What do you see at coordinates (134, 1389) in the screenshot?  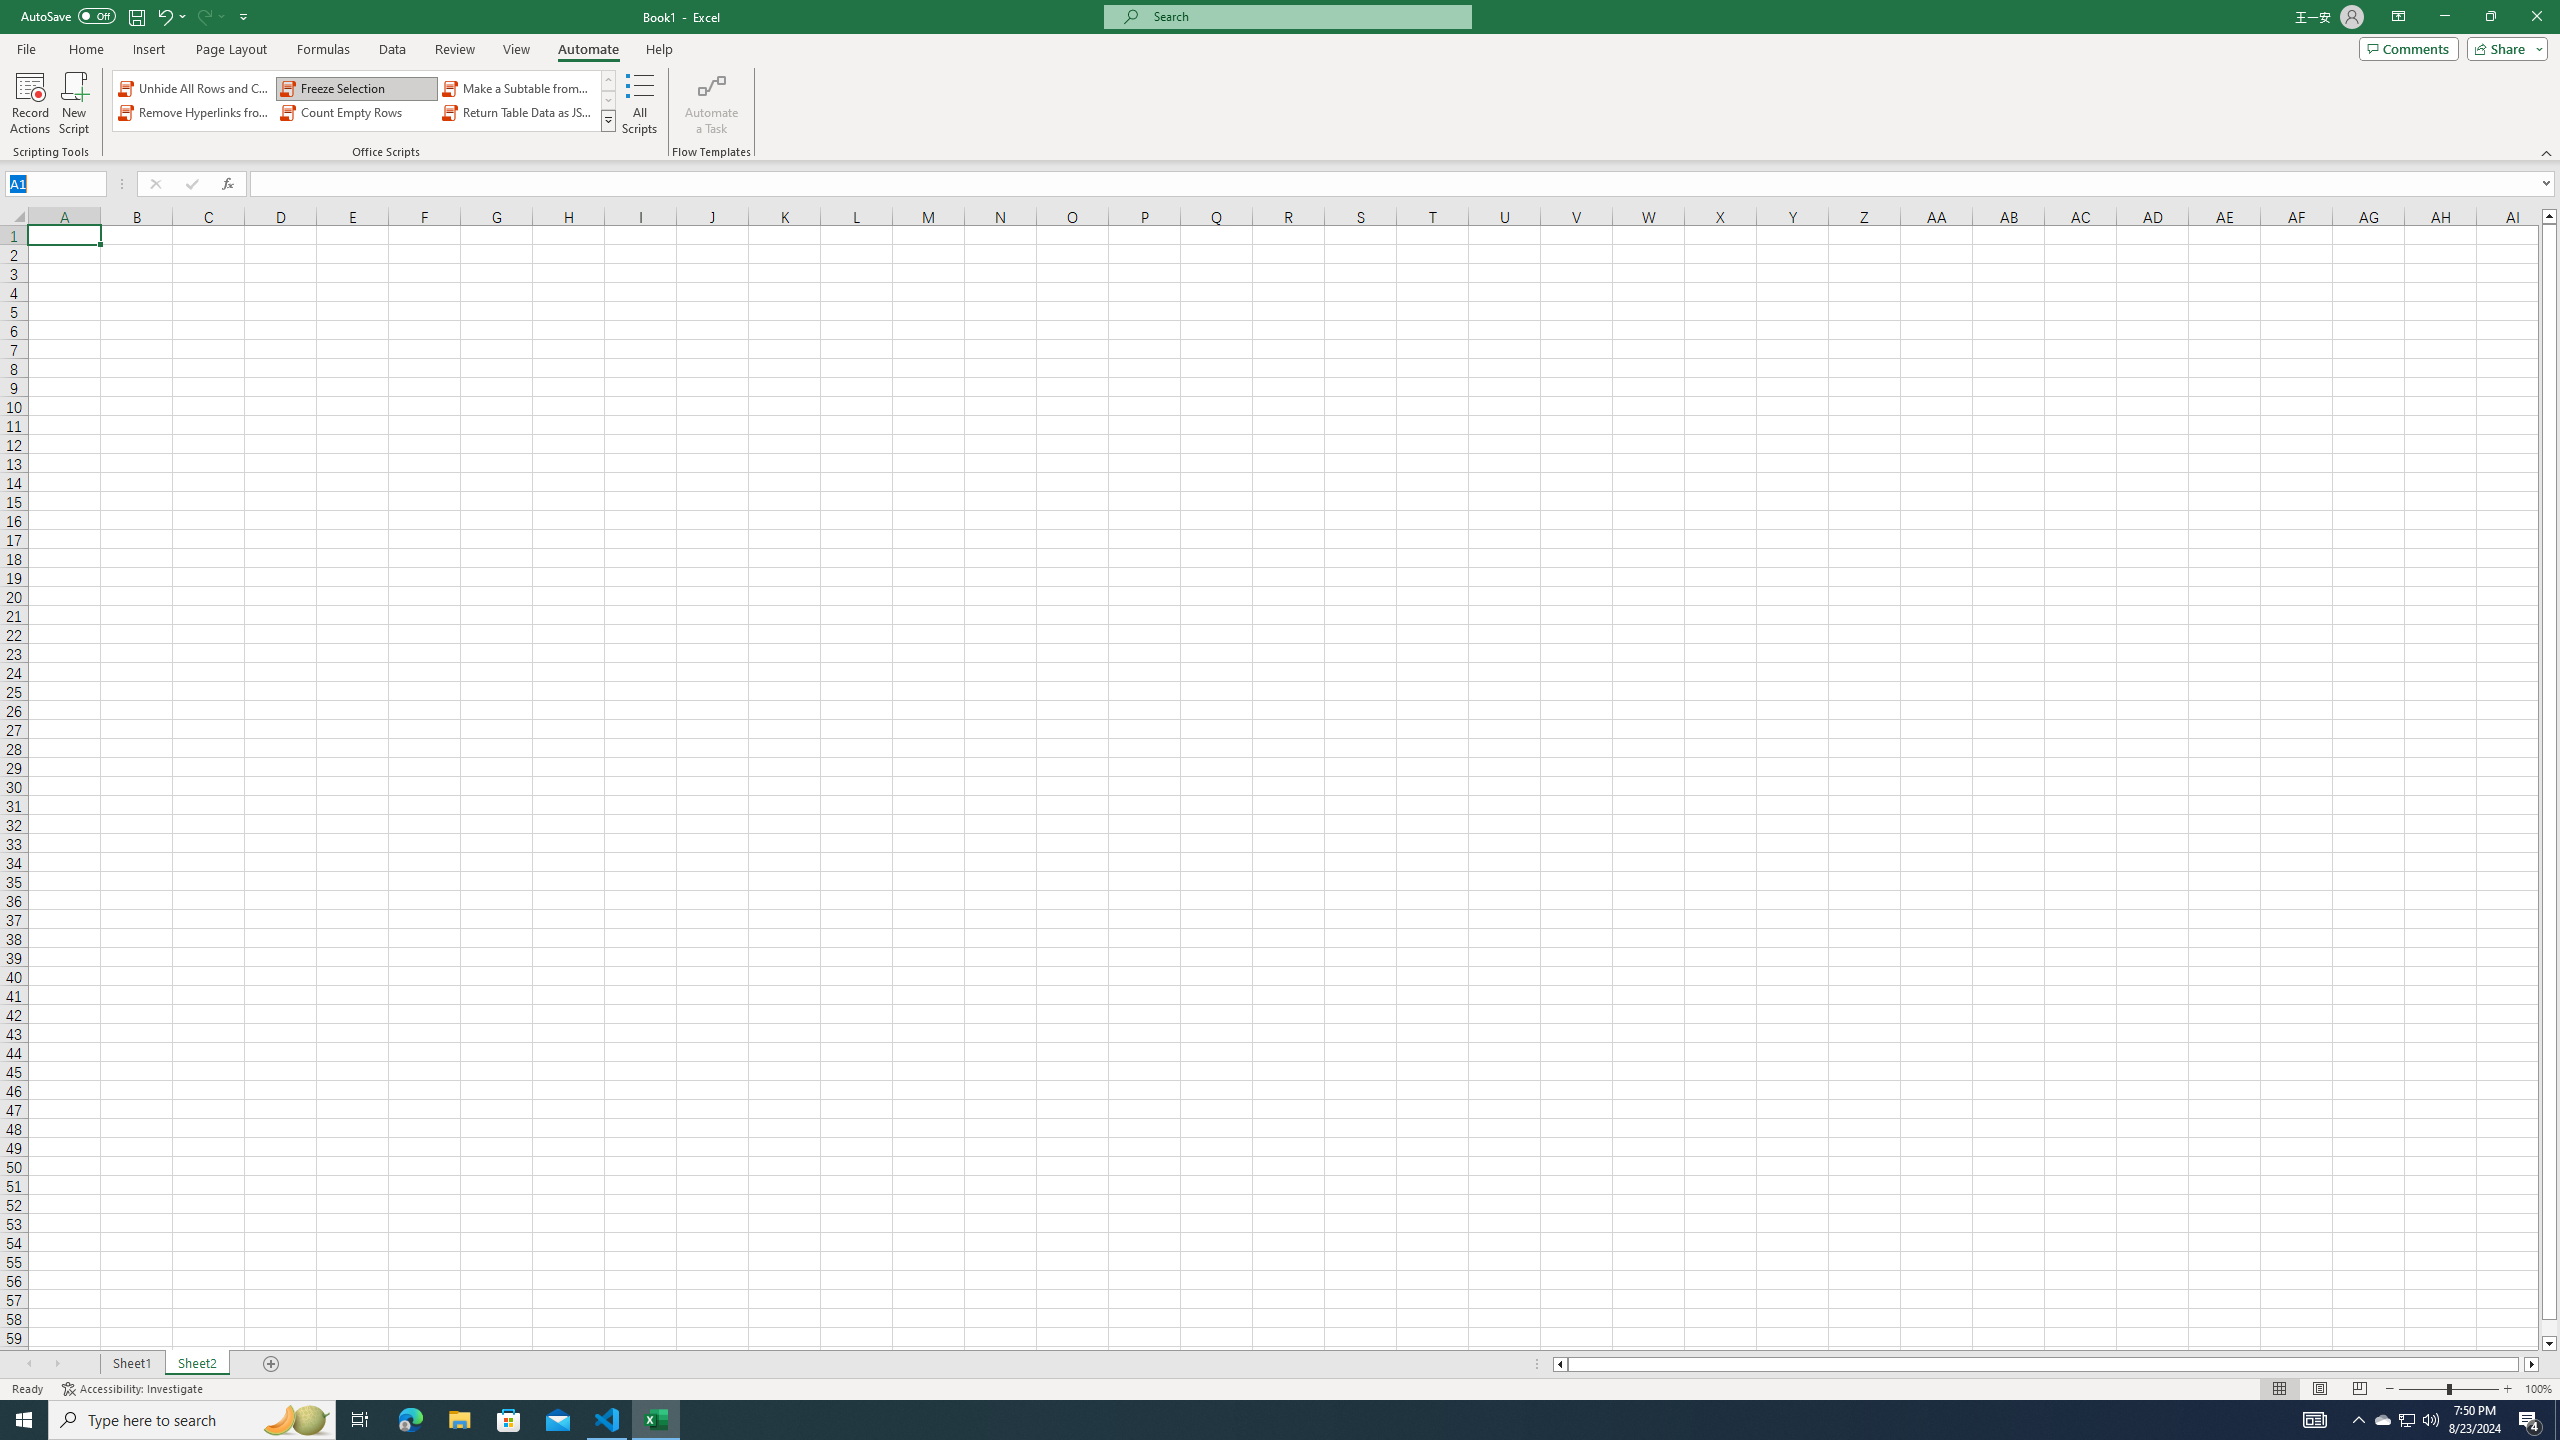 I see `'Accessibility Checker Accessibility: Investigate'` at bounding box center [134, 1389].